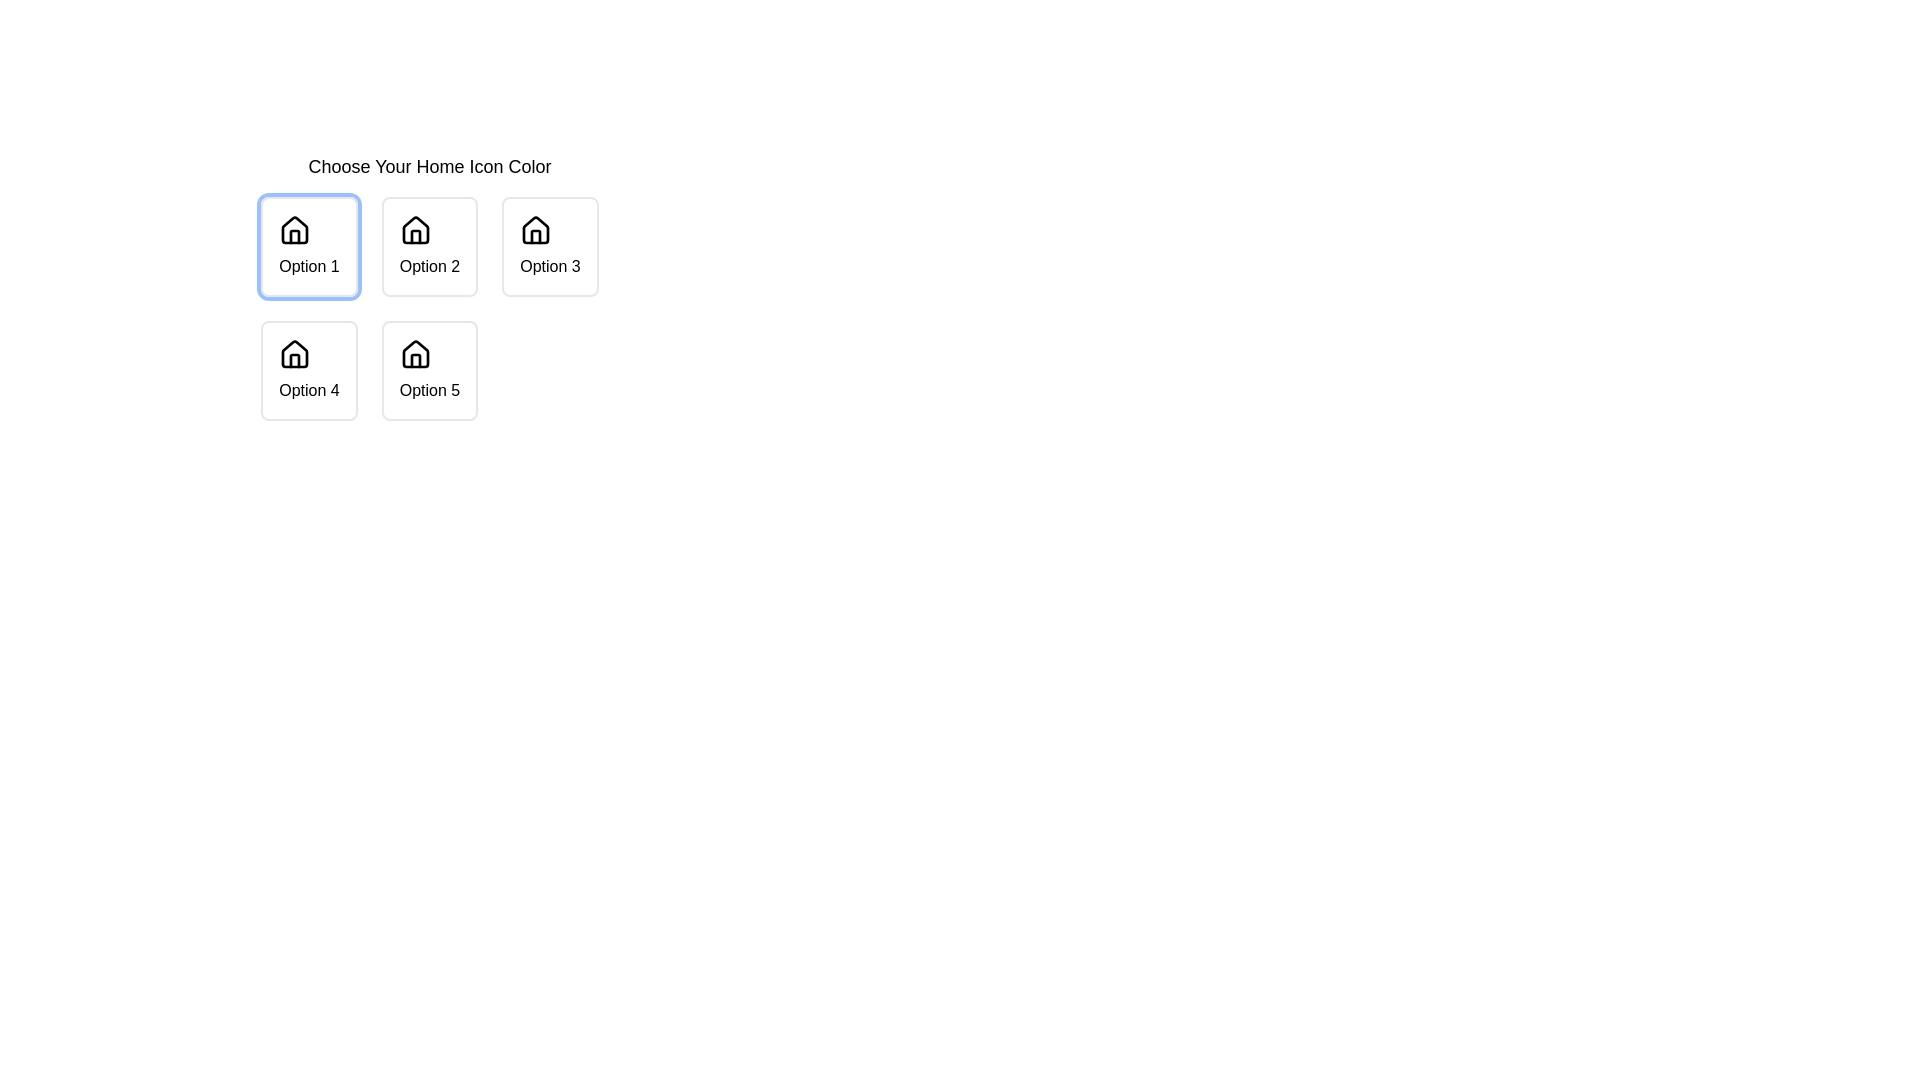  I want to click on the house icon element featuring an open door located in the bottom-right section of the group of five house icons, so click(414, 361).